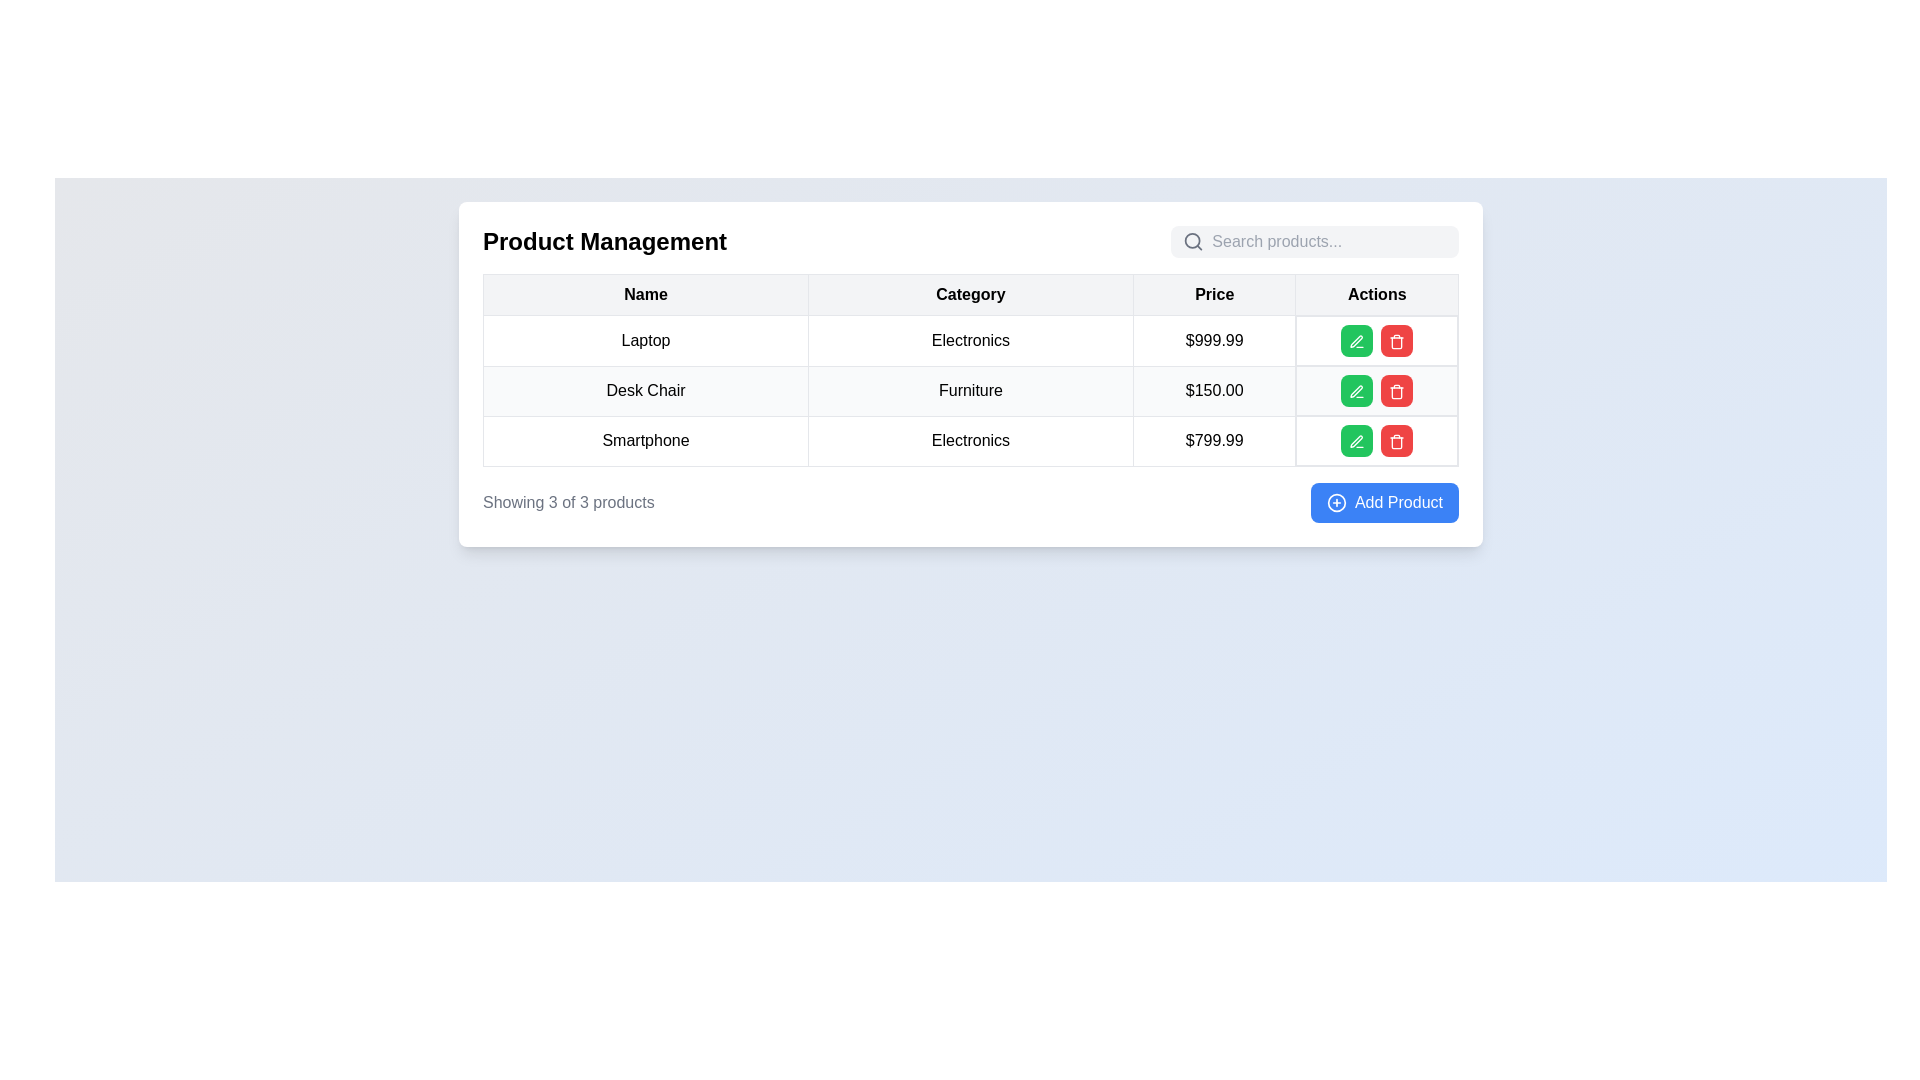 This screenshot has width=1920, height=1080. I want to click on the pen icon button outlined in green in the 'Actions' column for the 'Desk Chair' entry in the 'Product Management' table, so click(1356, 391).